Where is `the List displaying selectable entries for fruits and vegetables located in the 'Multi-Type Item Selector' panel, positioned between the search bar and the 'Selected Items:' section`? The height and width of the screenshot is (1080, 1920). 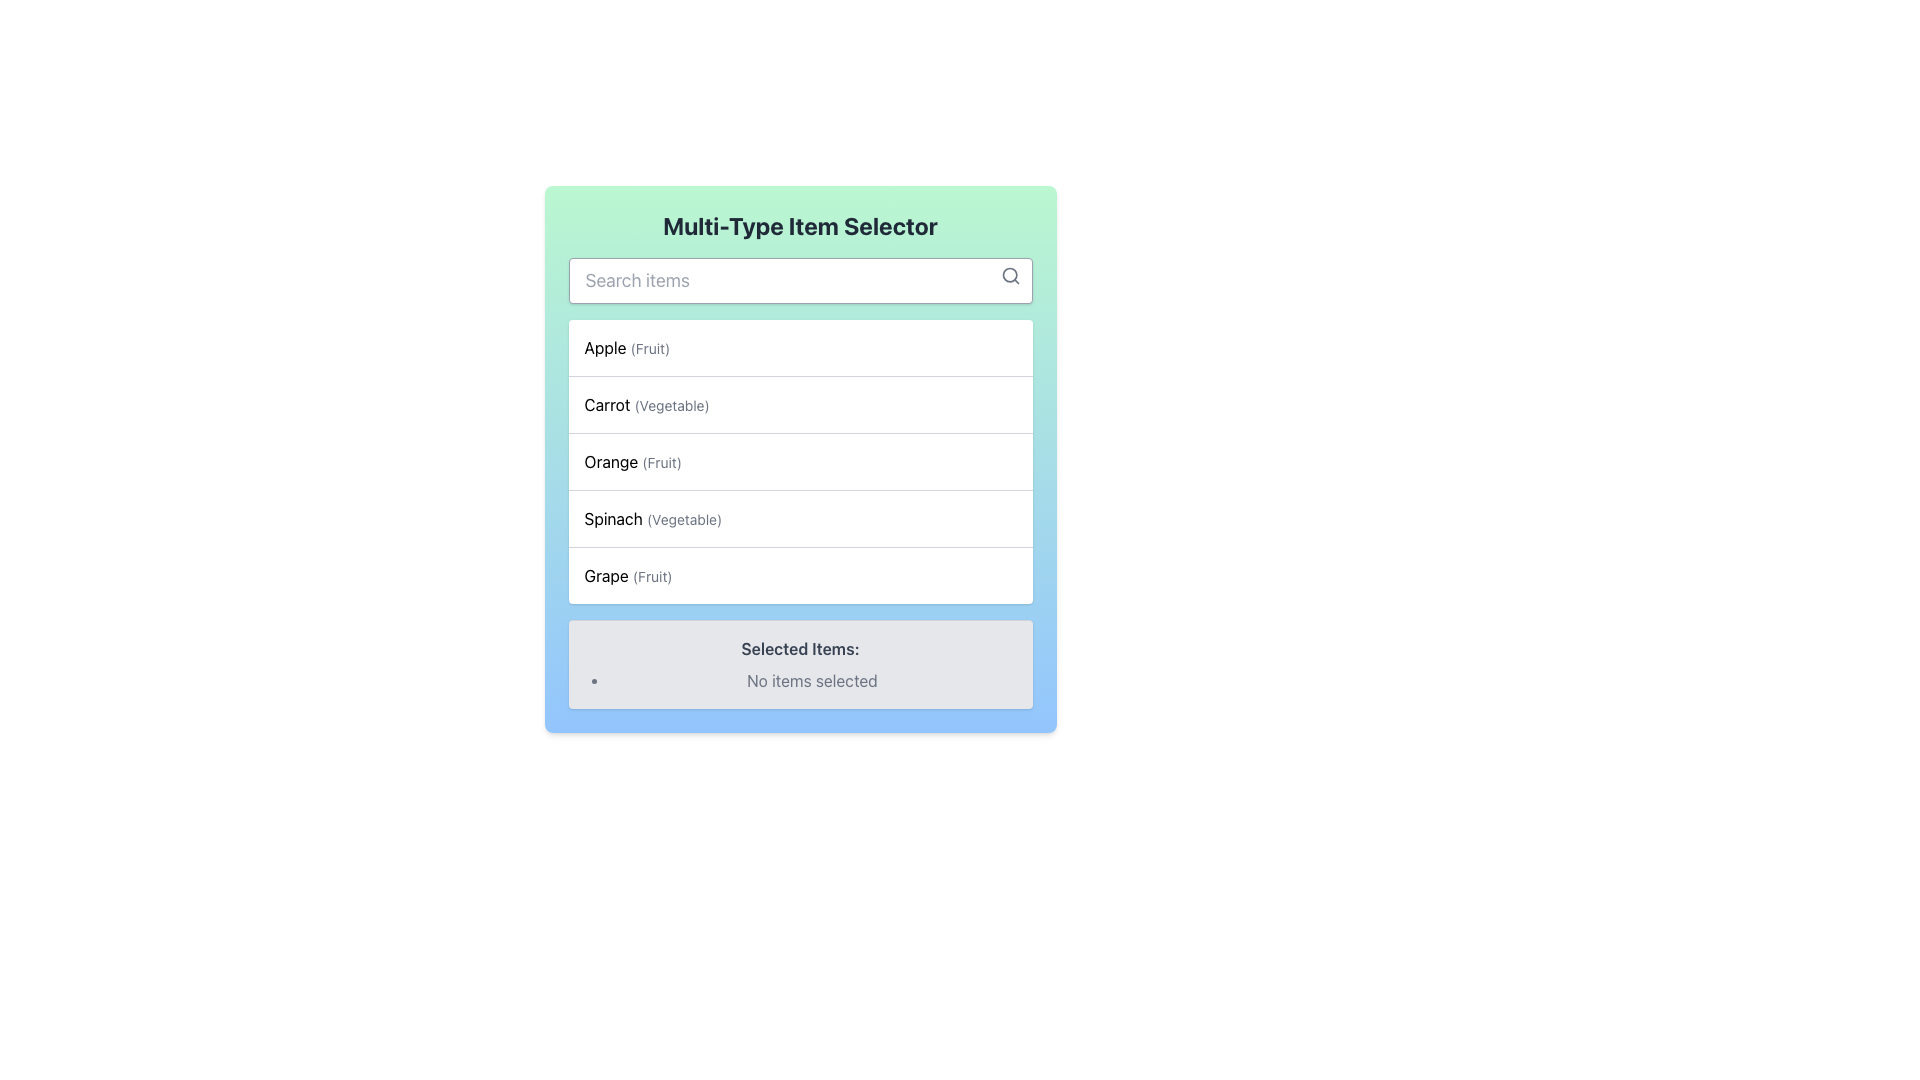
the List displaying selectable entries for fruits and vegetables located in the 'Multi-Type Item Selector' panel, positioned between the search bar and the 'Selected Items:' section is located at coordinates (800, 462).